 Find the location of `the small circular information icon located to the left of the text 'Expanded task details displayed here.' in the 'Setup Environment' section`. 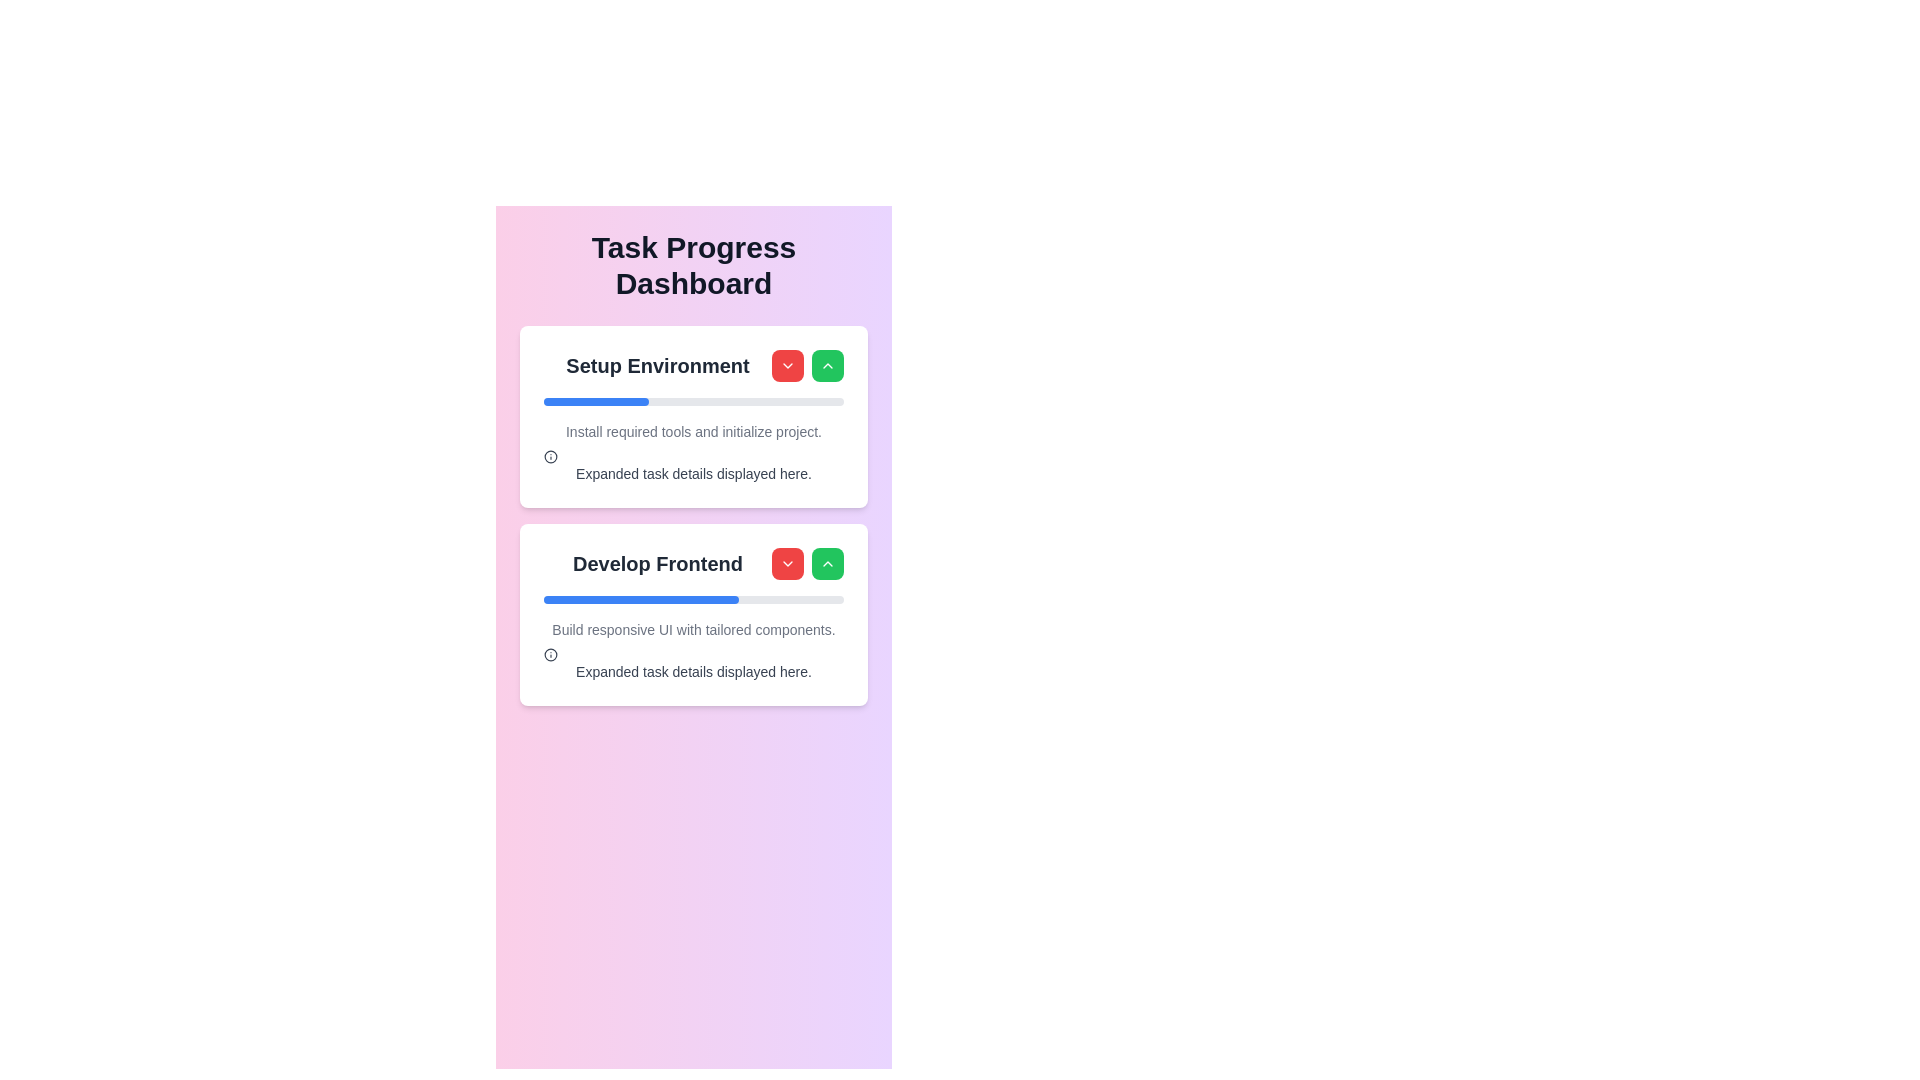

the small circular information icon located to the left of the text 'Expanded task details displayed here.' in the 'Setup Environment' section is located at coordinates (551, 456).